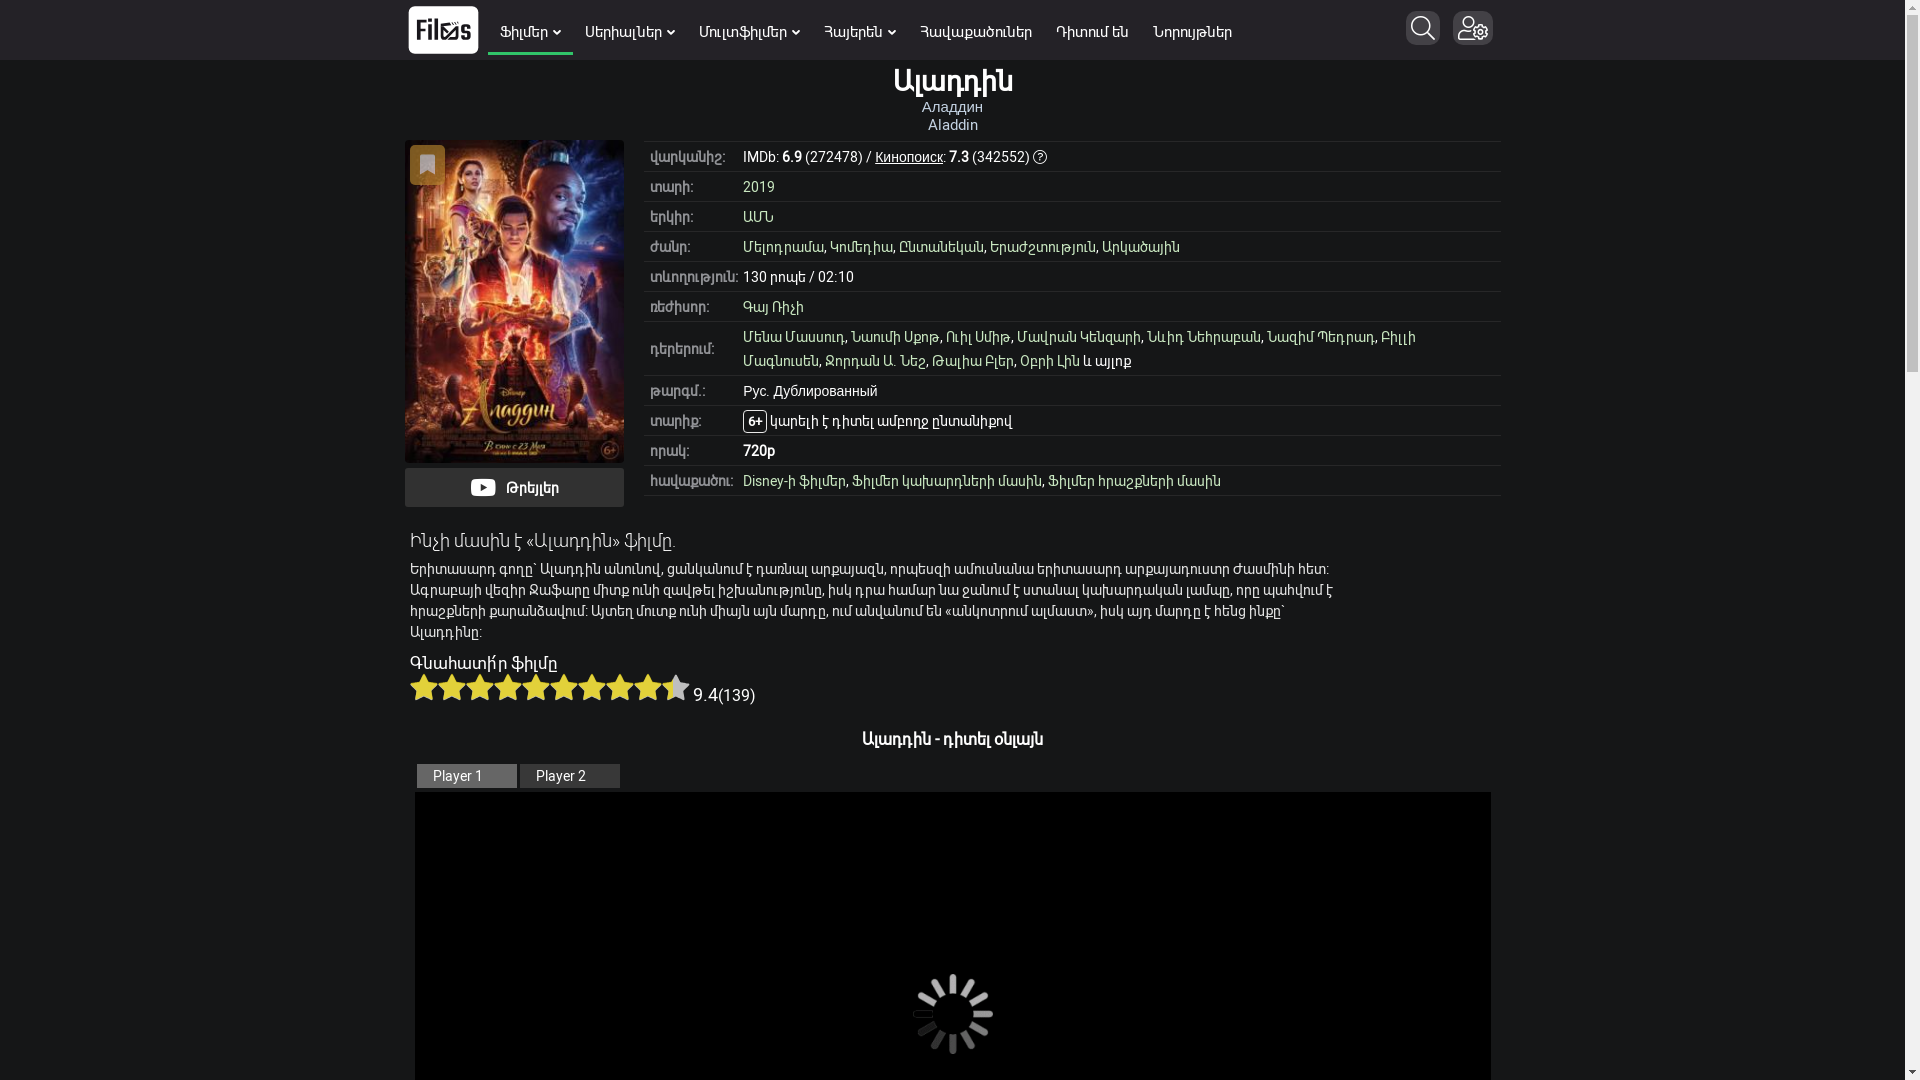 Image resolution: width=1920 pixels, height=1080 pixels. I want to click on '4', so click(494, 685).